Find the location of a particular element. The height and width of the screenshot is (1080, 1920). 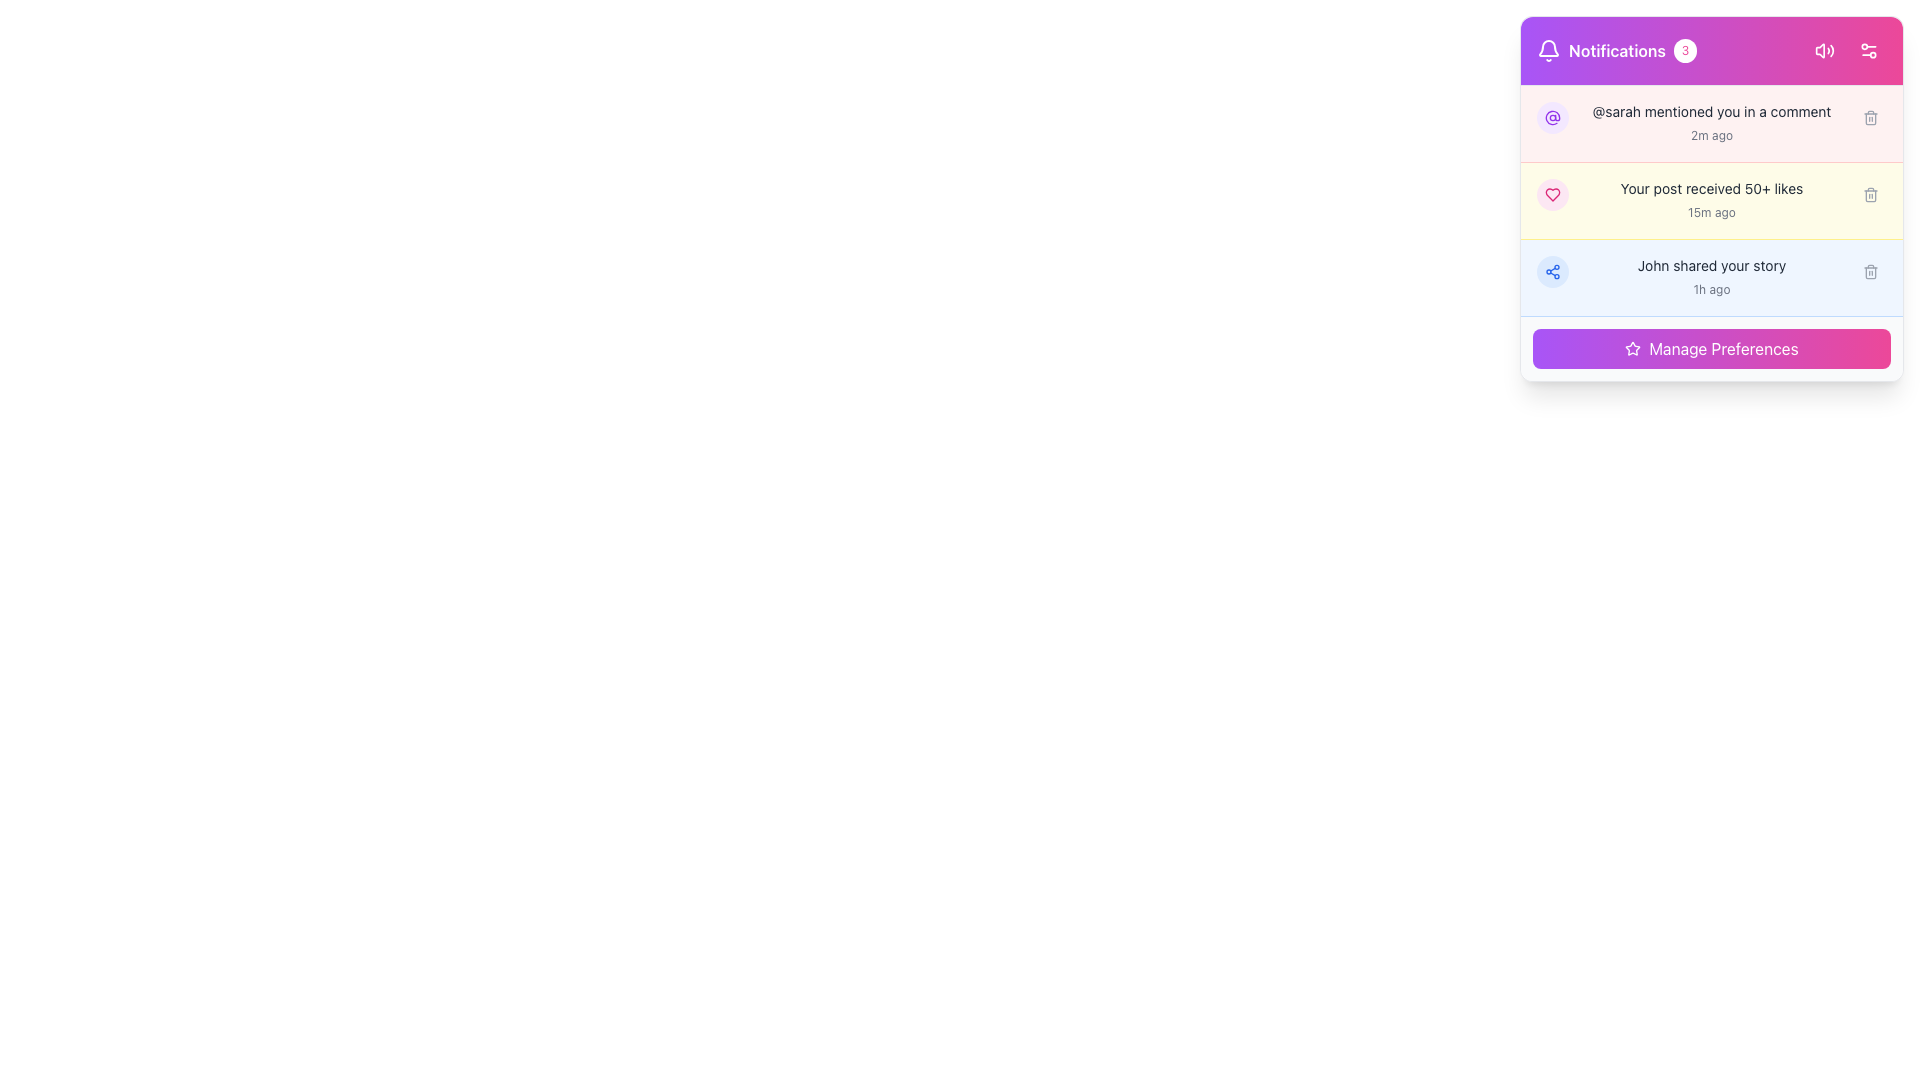

the trashcan icon located at the right edge of the second notification entry in the notification list is located at coordinates (1870, 195).